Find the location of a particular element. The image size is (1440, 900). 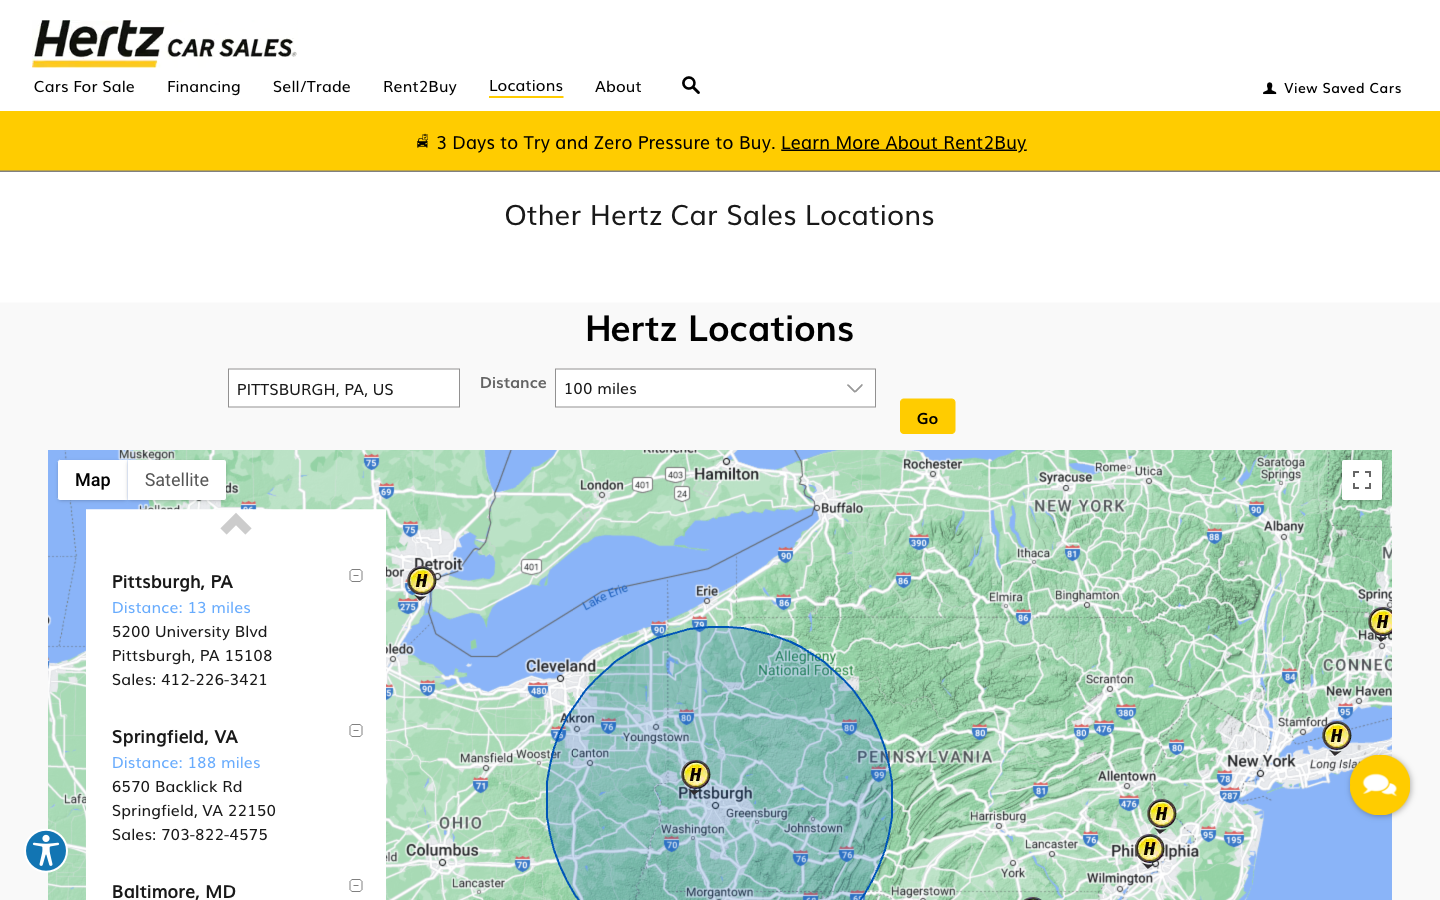

Using online search, look for second-hand car dealers in your vicinity is located at coordinates (691, 78).